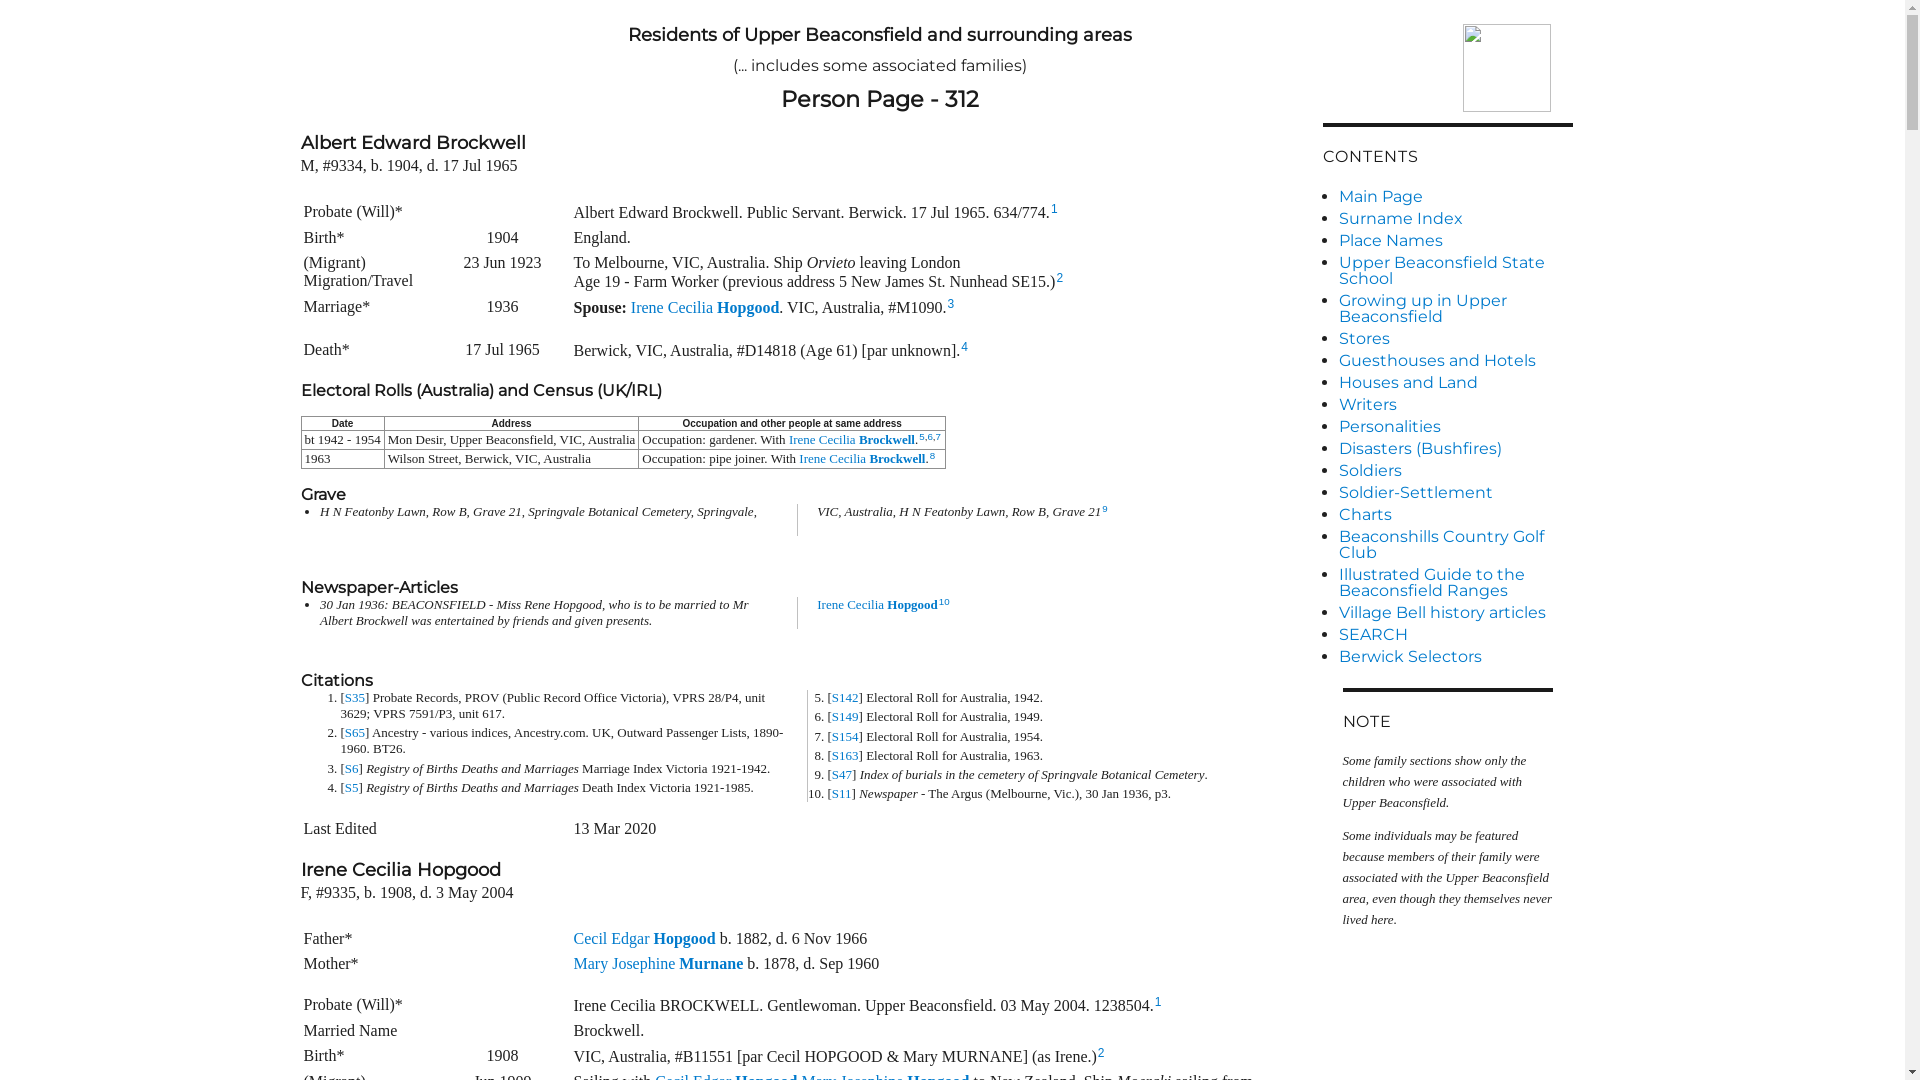 This screenshot has width=1920, height=1080. I want to click on '3', so click(950, 304).